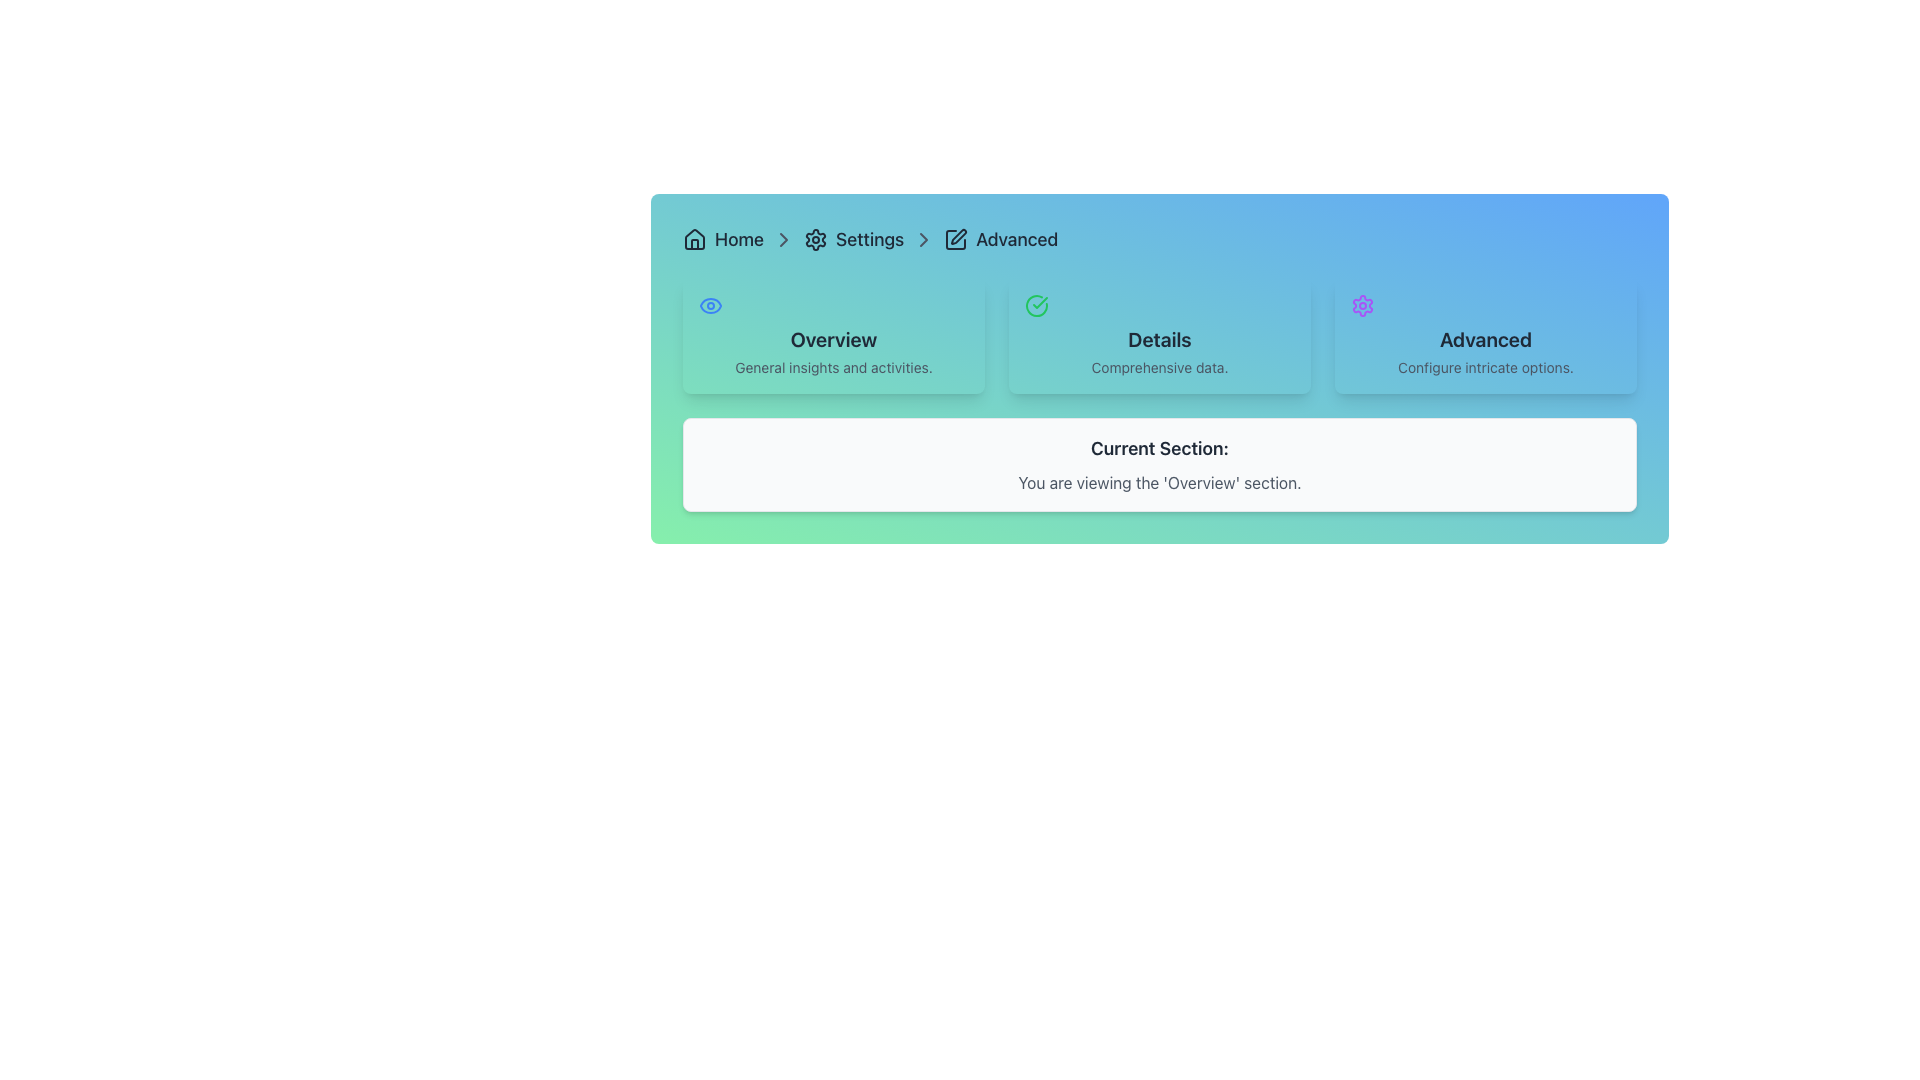 The height and width of the screenshot is (1080, 1920). What do you see at coordinates (738, 238) in the screenshot?
I see `the 'Home' text link in the top-left navigation bar` at bounding box center [738, 238].